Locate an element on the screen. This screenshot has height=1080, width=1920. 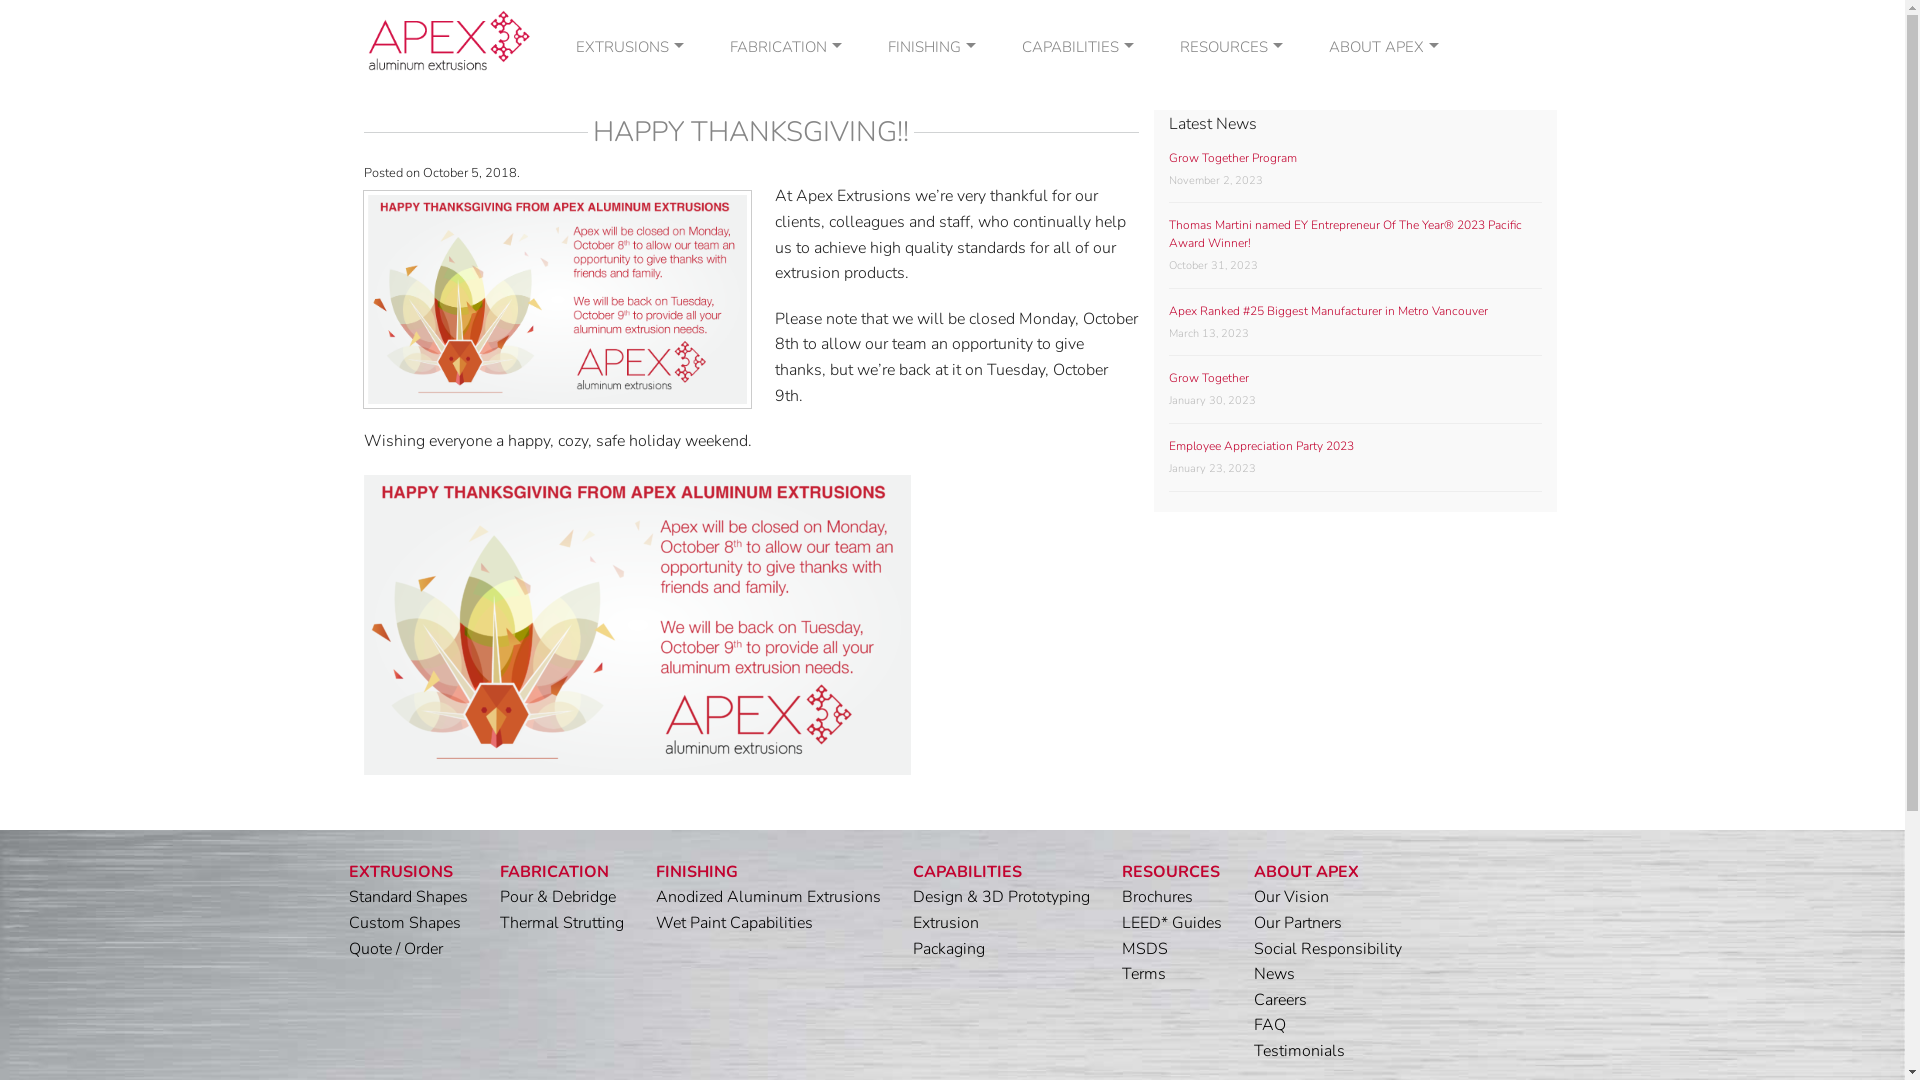
'Thermal Strutting' is located at coordinates (560, 922).